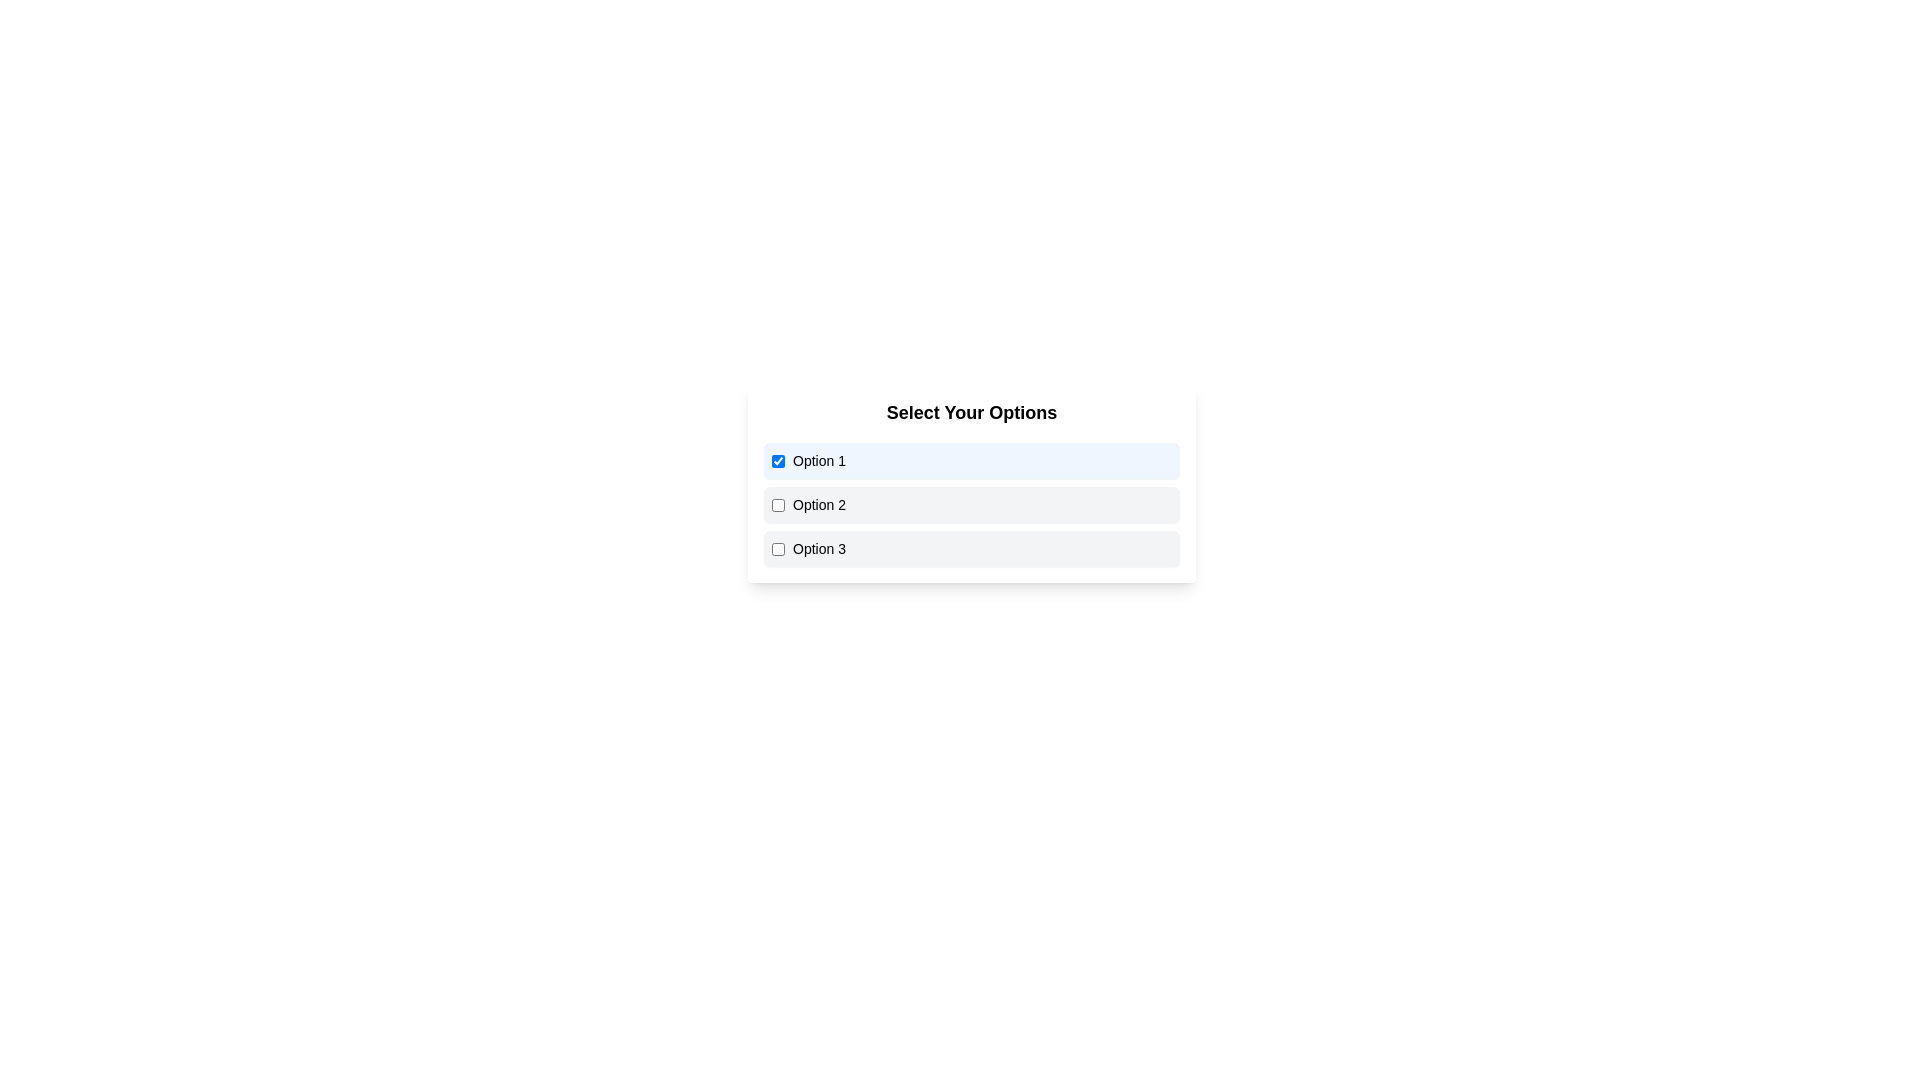  Describe the element at coordinates (971, 461) in the screenshot. I see `the first checkbox labeled 'Option 1'` at that location.